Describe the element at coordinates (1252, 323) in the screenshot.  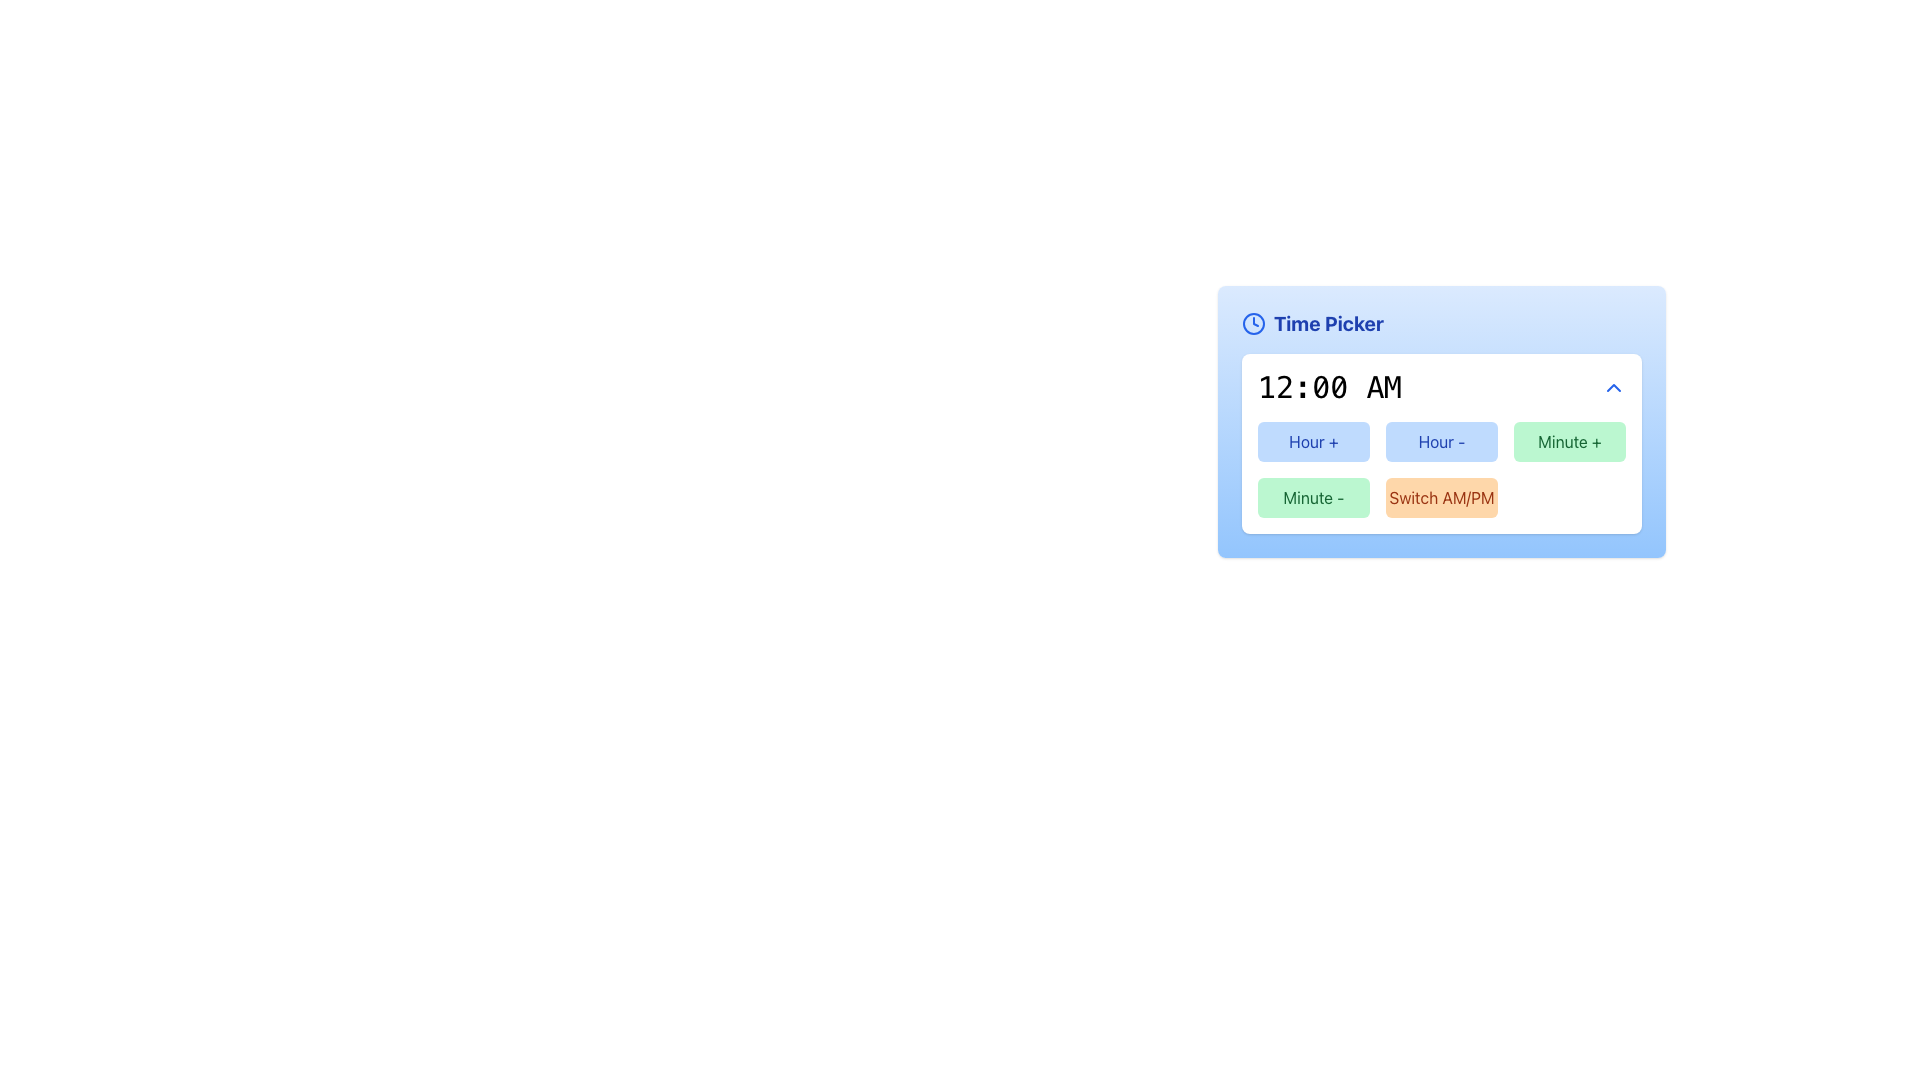
I see `the blue clock icon located immediately to the left of the 'Time Picker' title in the UI` at that location.